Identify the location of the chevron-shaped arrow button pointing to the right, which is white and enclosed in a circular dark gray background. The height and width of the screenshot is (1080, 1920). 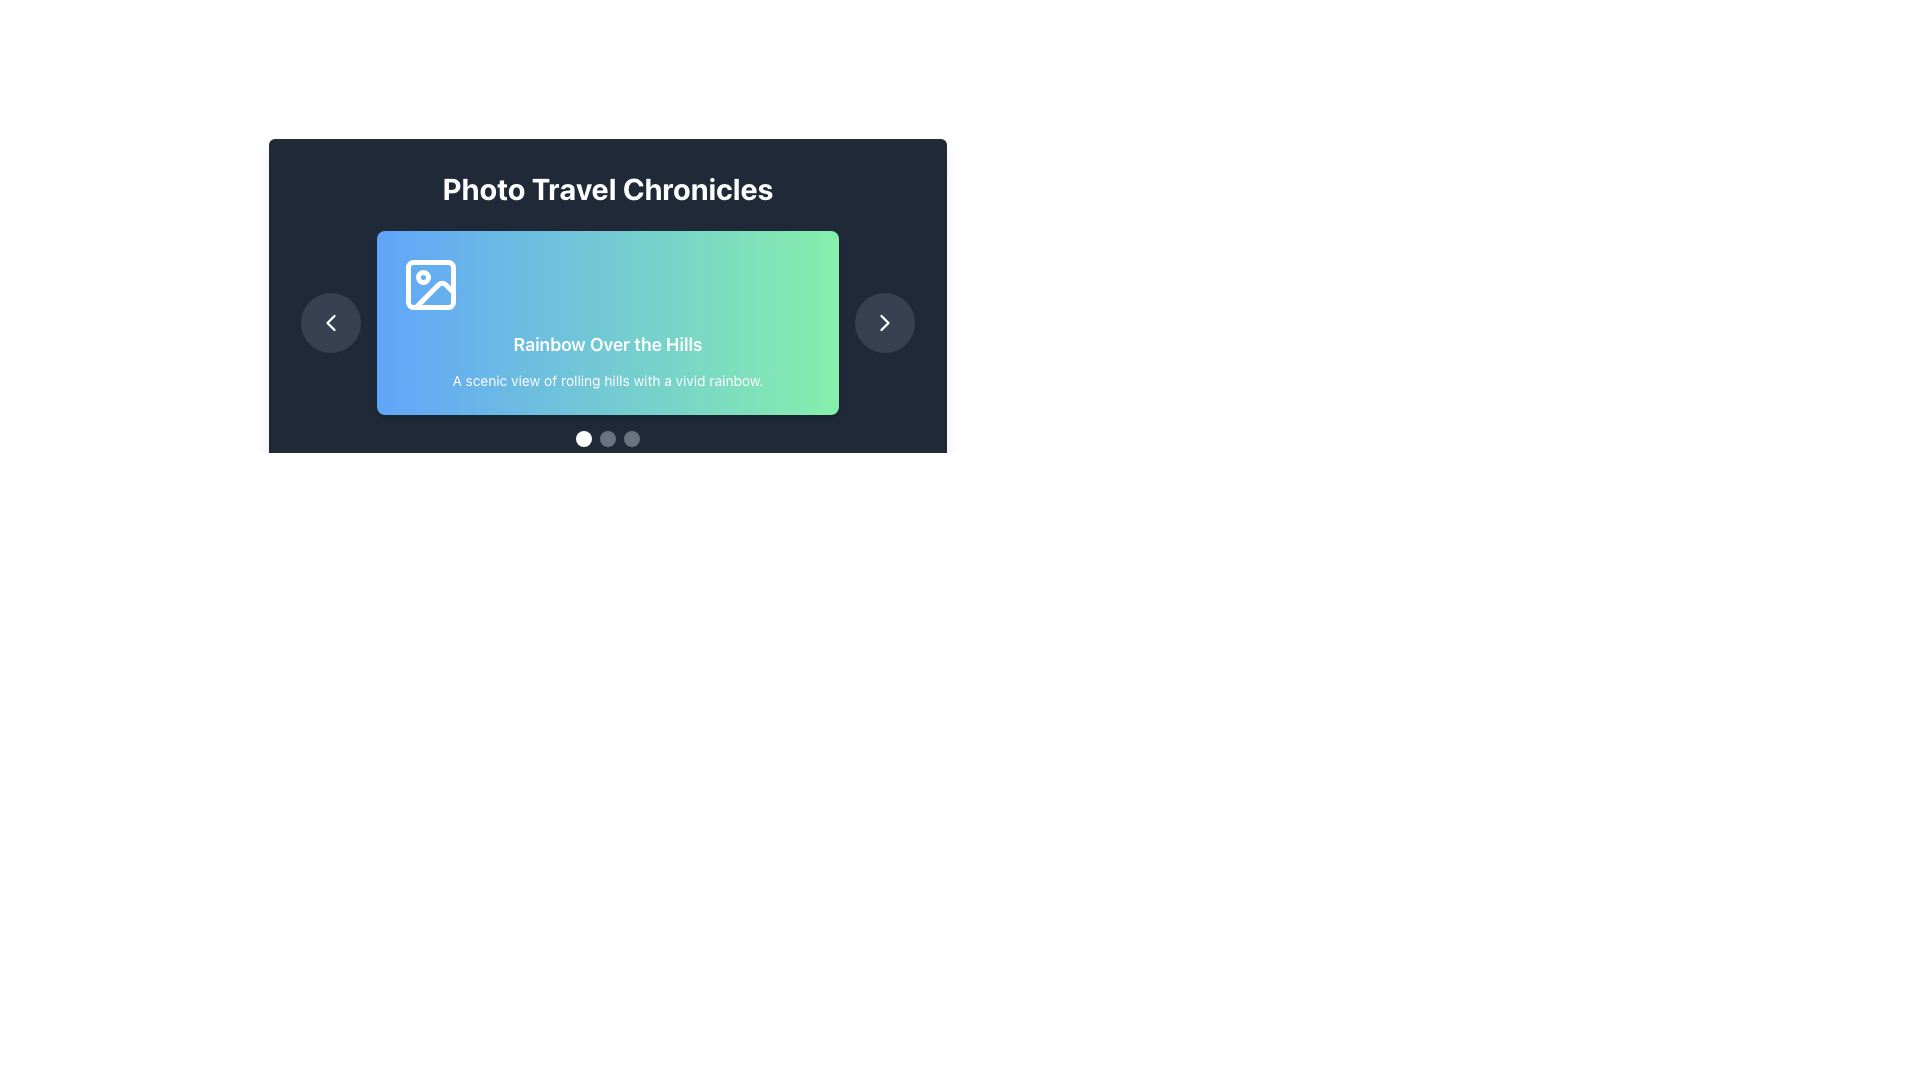
(883, 322).